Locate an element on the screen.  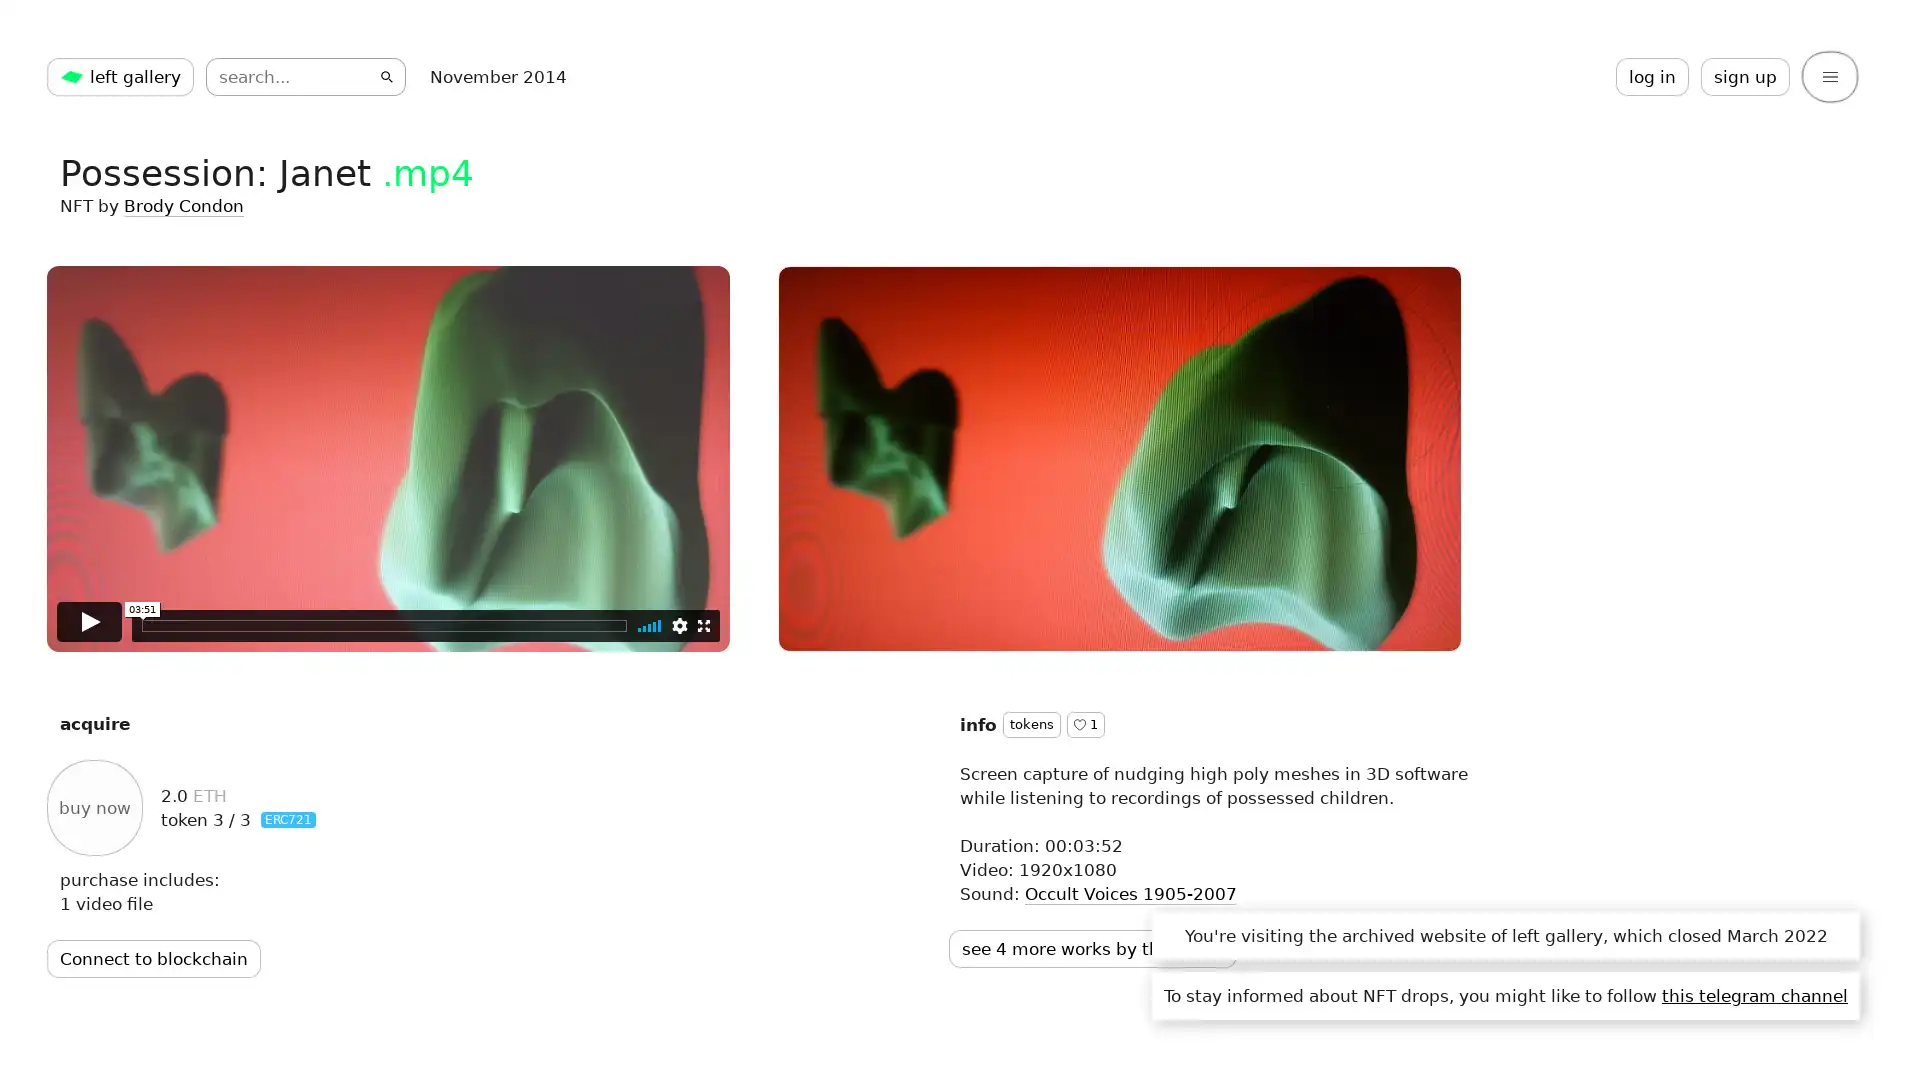
1 is located at coordinates (1084, 725).